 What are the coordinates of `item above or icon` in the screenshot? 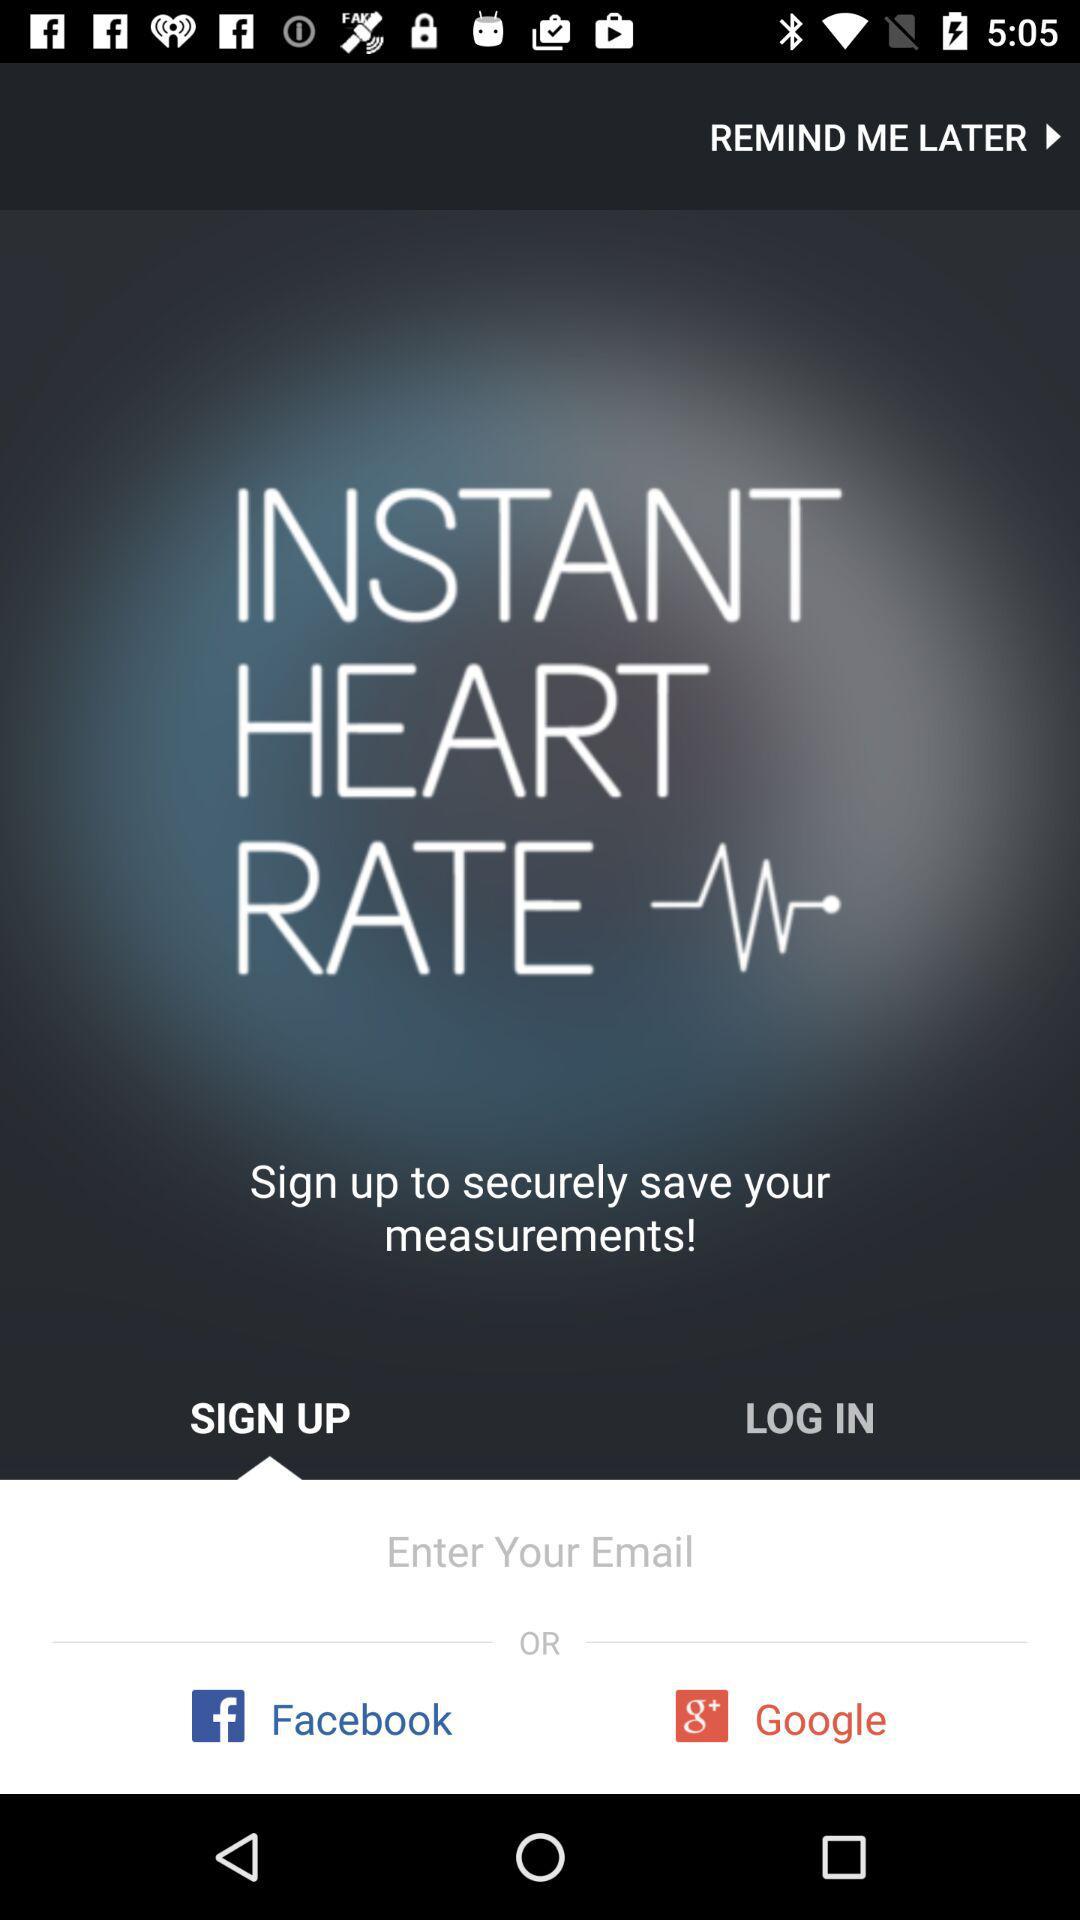 It's located at (540, 1549).